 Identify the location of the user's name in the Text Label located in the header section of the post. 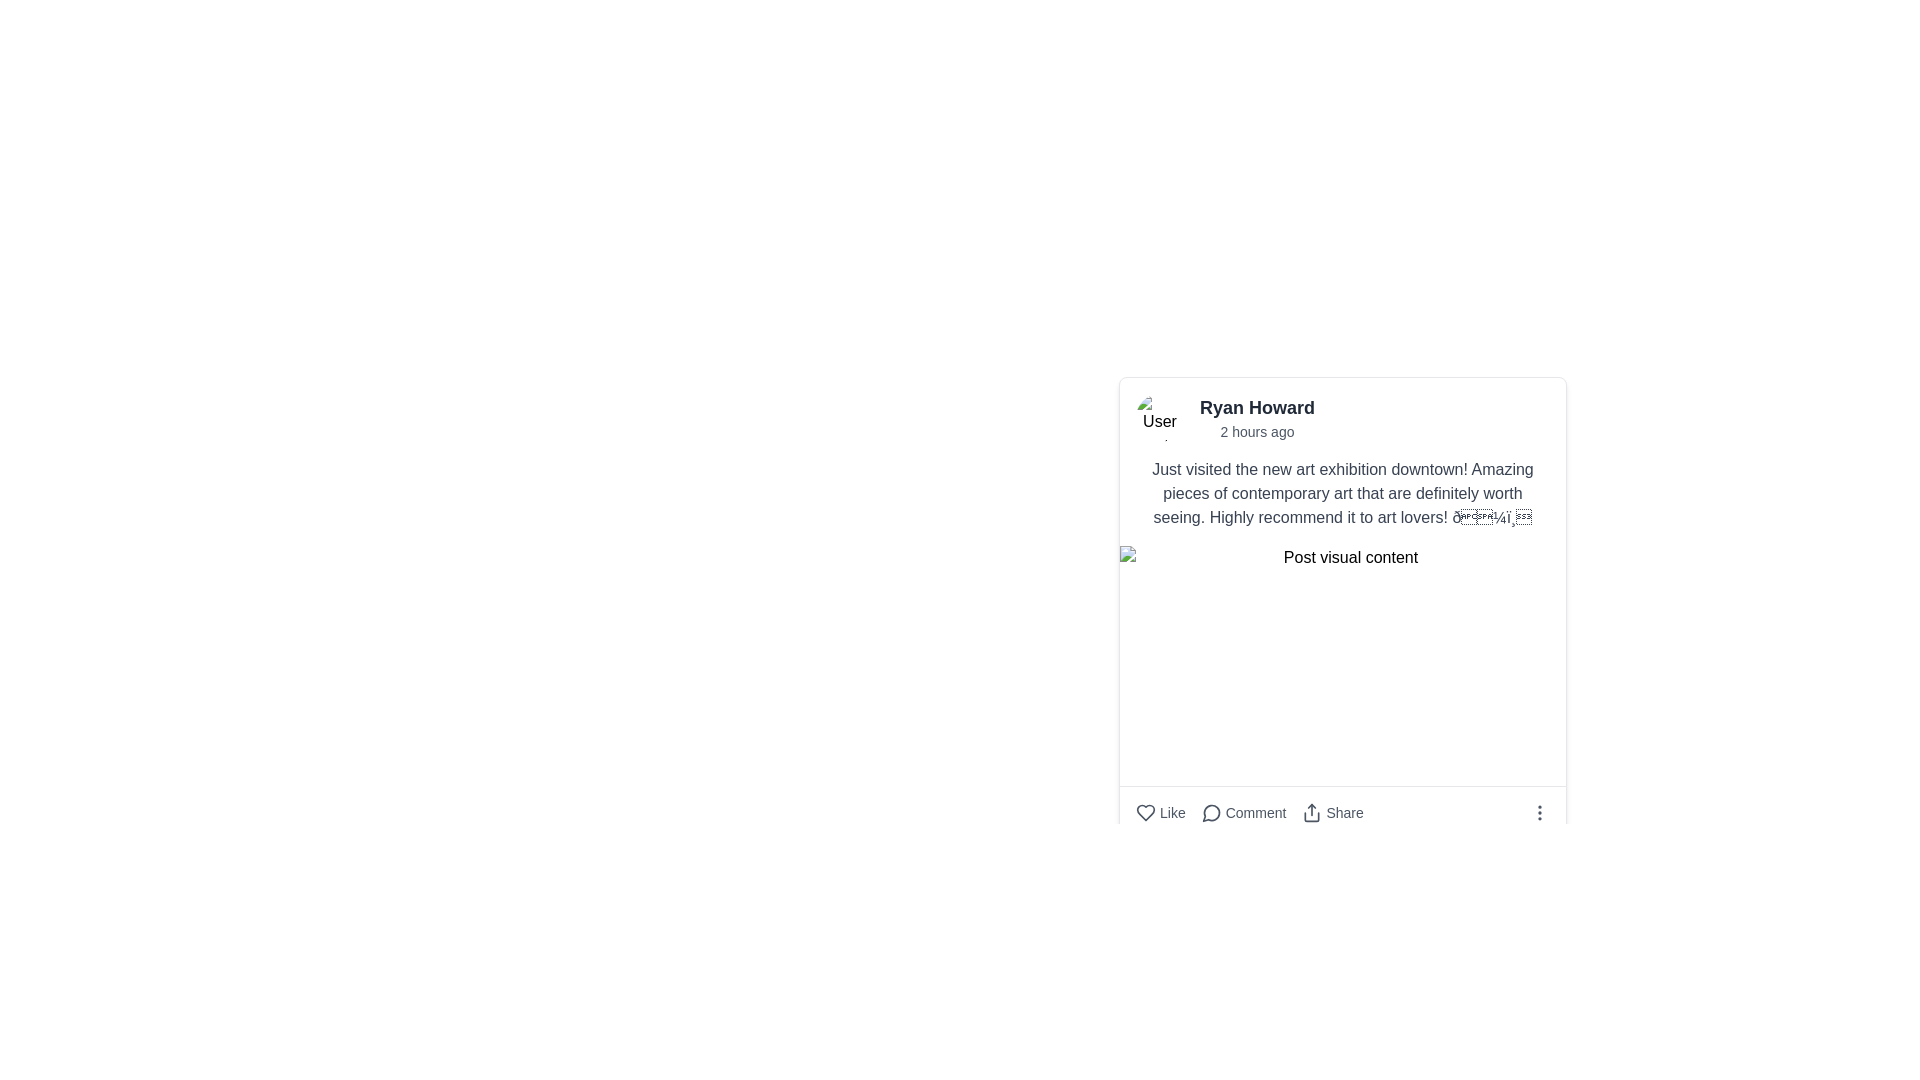
(1256, 407).